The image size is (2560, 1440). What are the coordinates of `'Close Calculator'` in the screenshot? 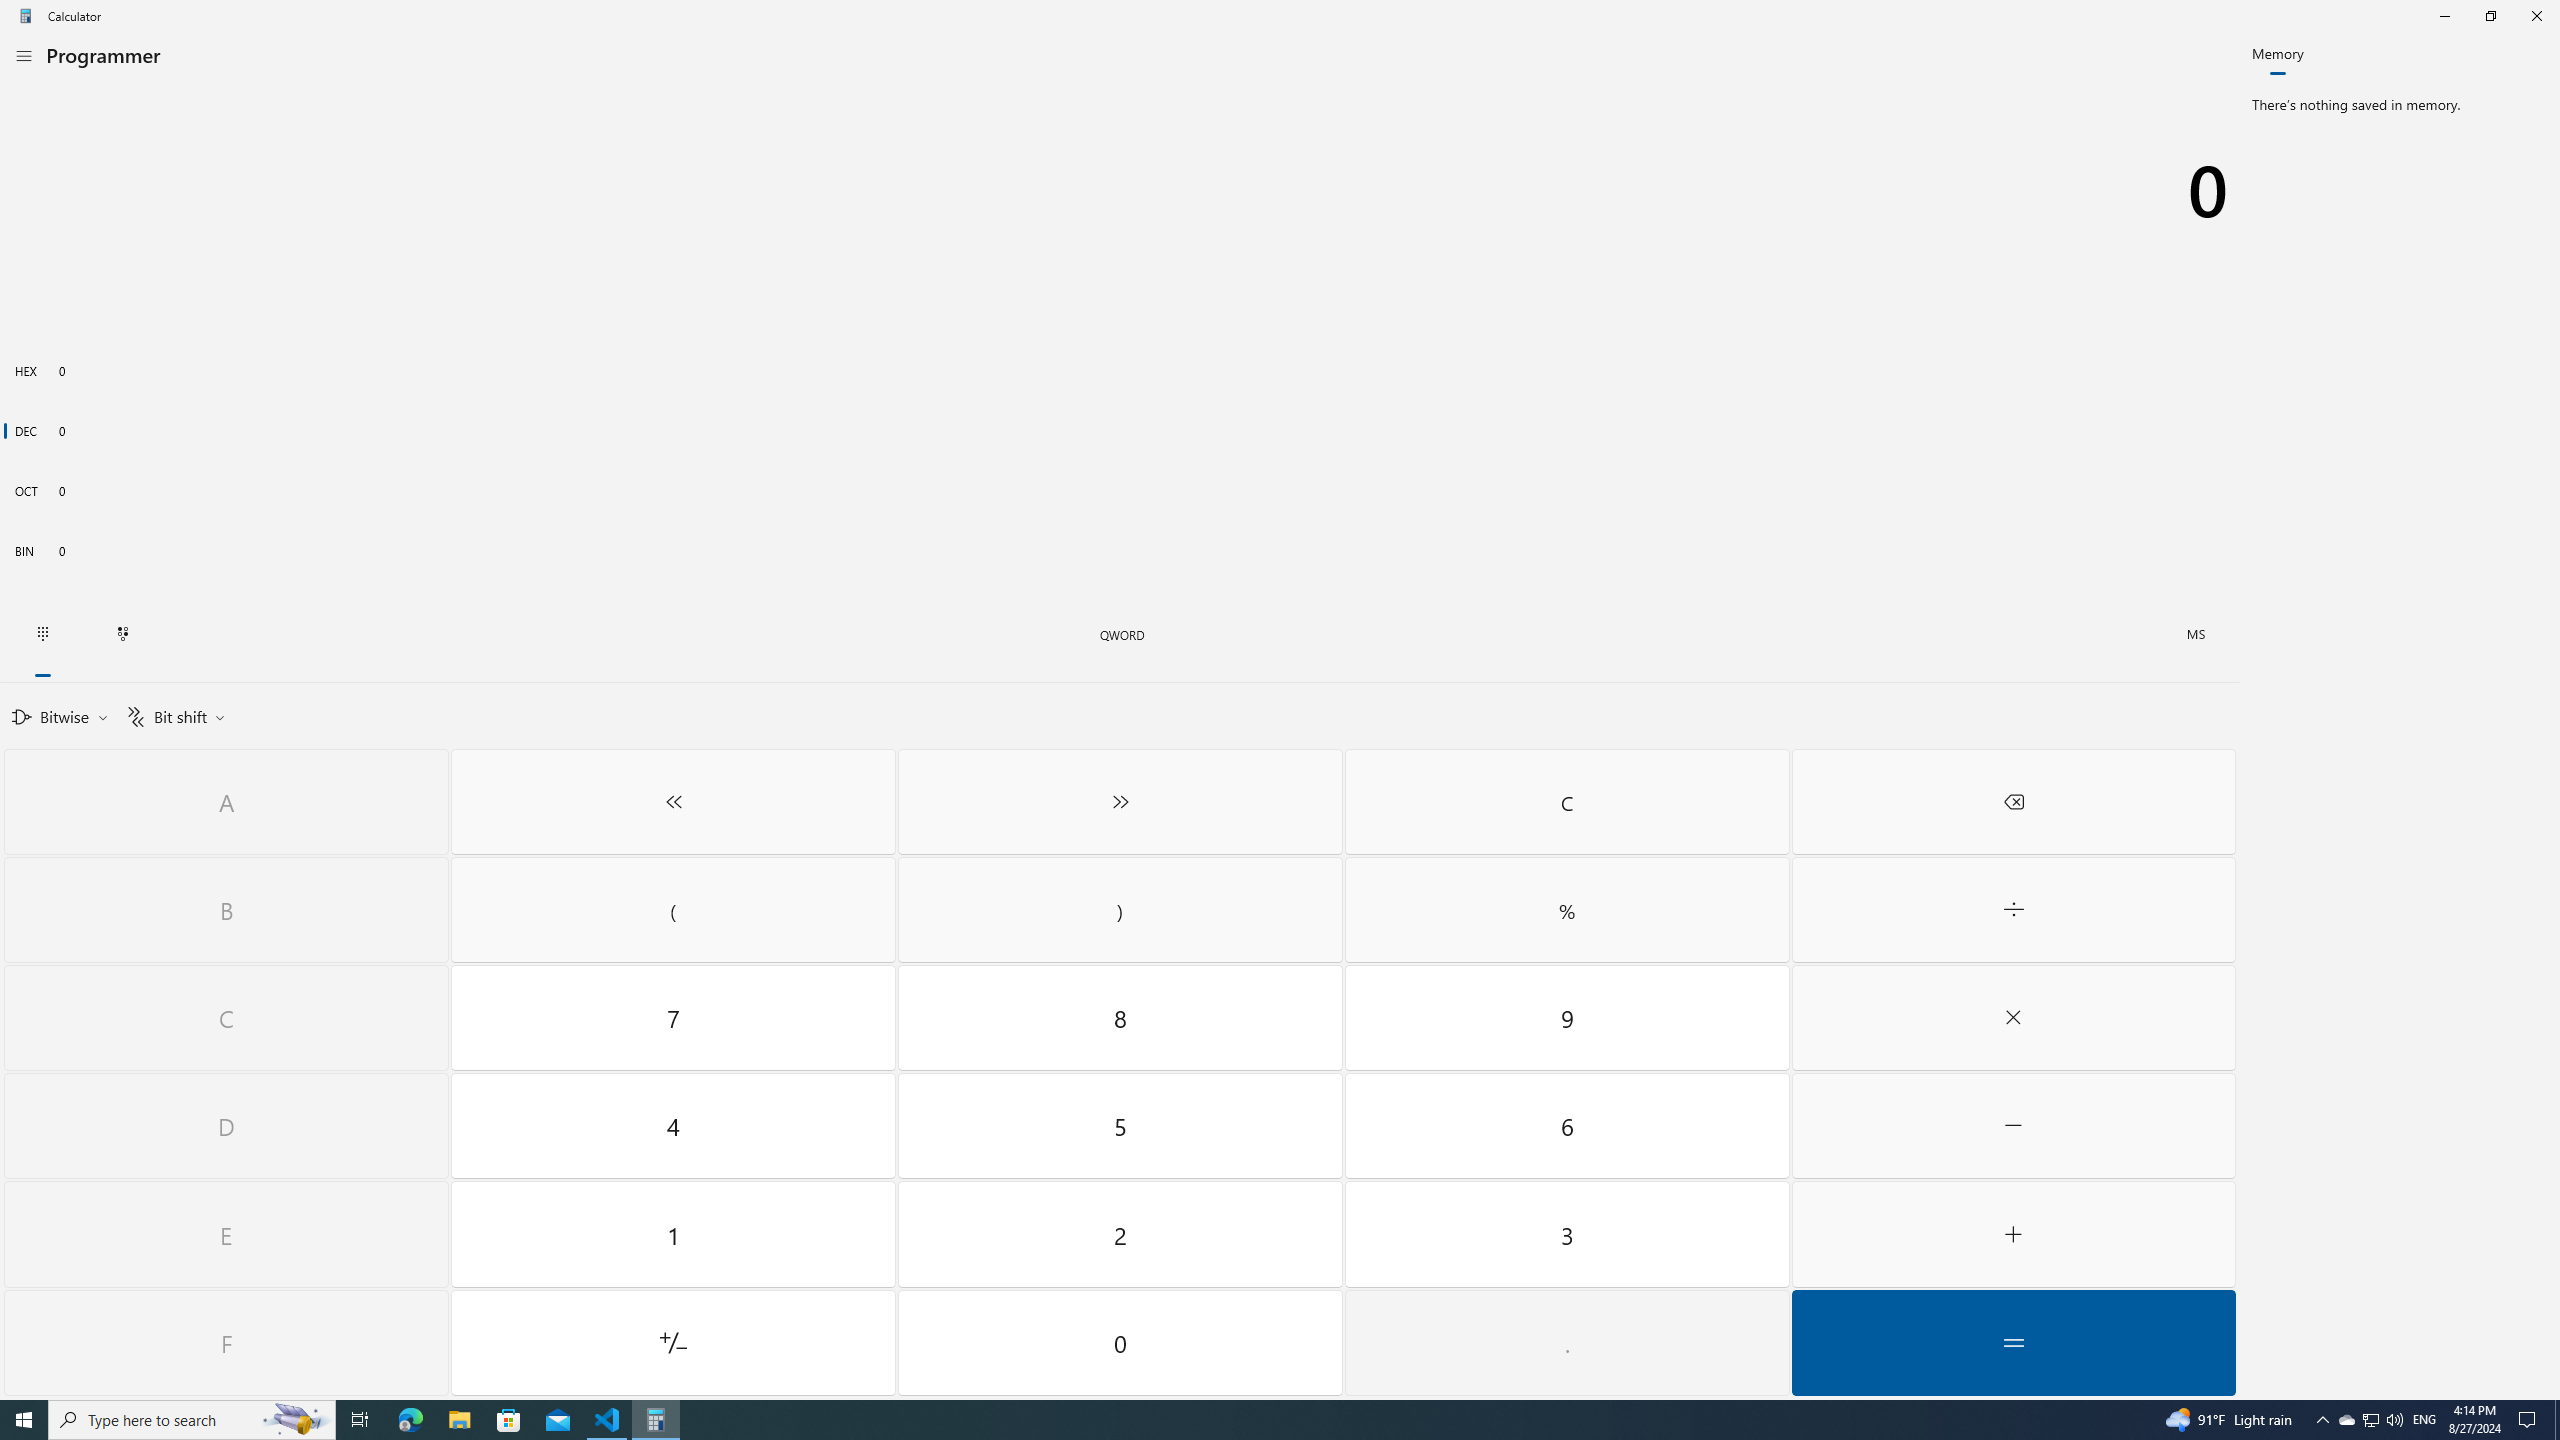 It's located at (2535, 15).